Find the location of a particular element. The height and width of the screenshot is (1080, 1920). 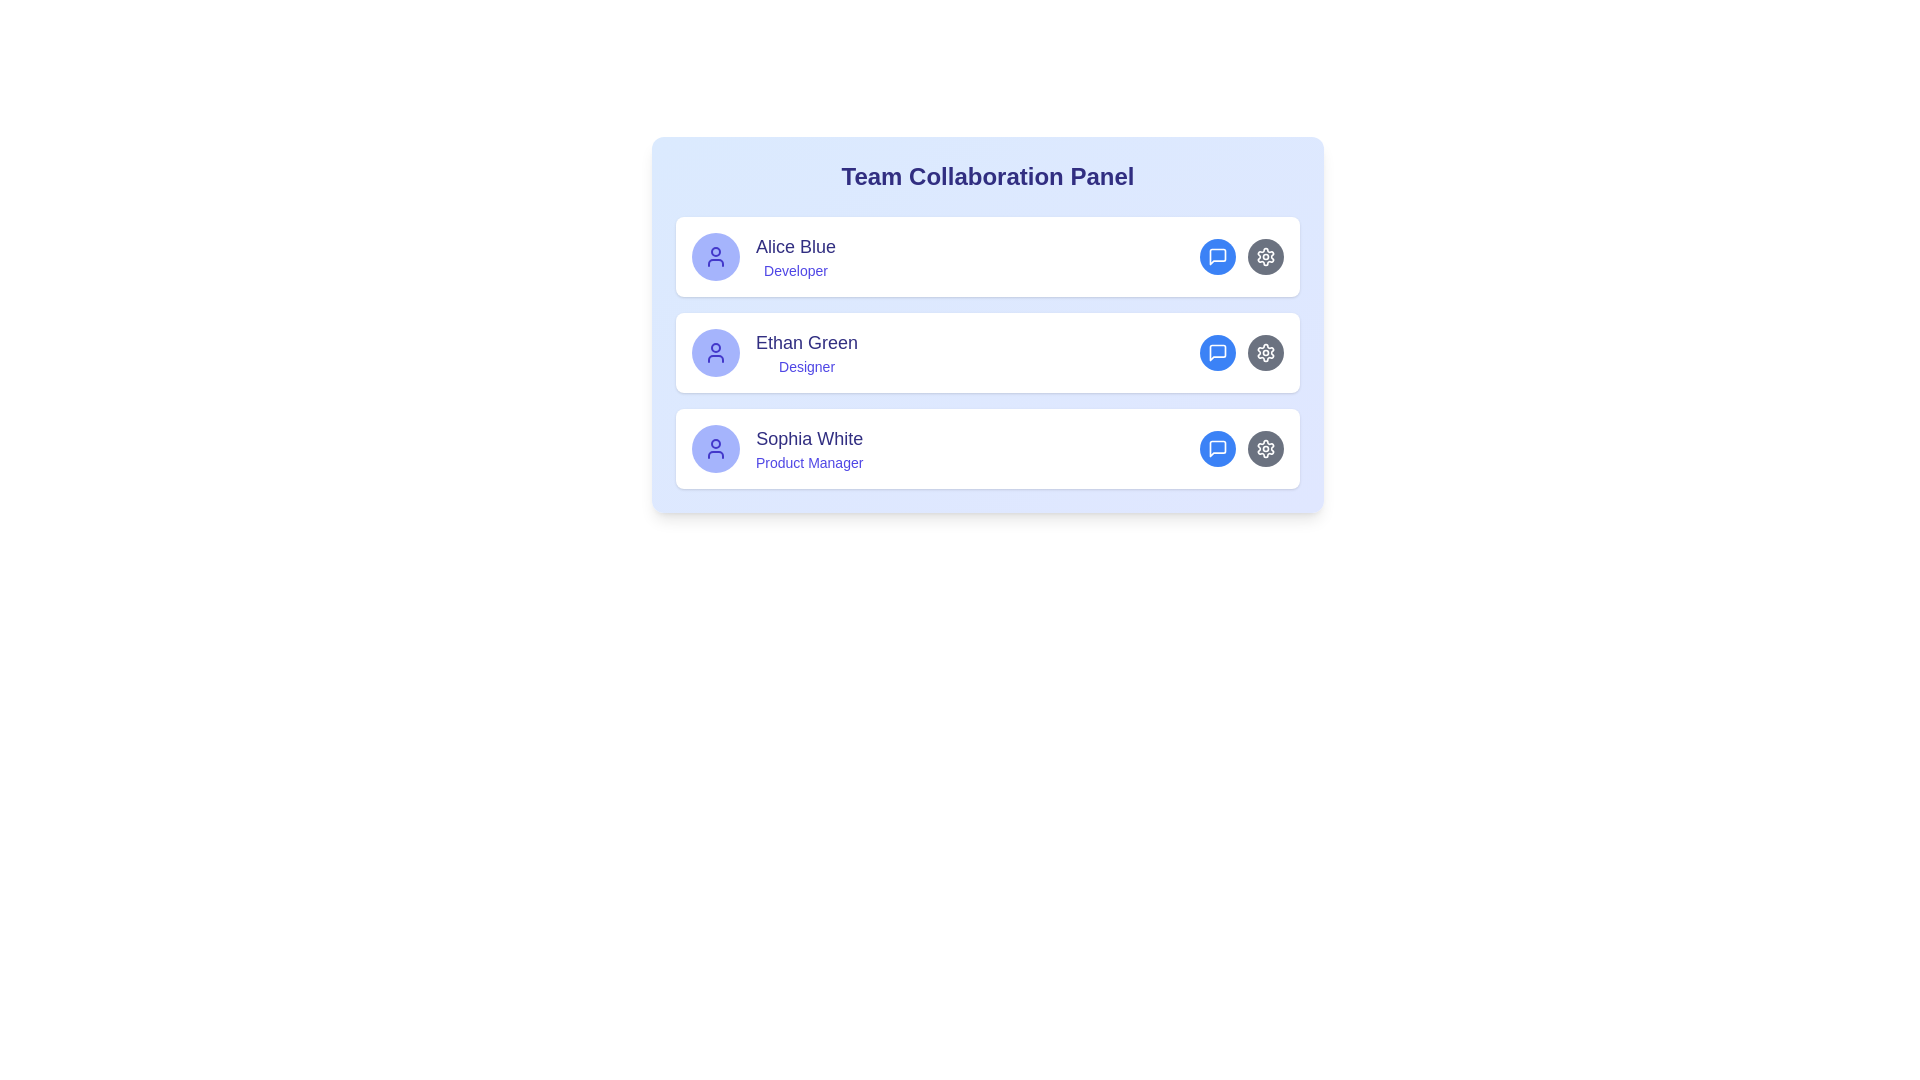

the static text label that designates 'Developer' associated with 'Alice Blue' within the 'Team Collaboration Panel' is located at coordinates (795, 270).